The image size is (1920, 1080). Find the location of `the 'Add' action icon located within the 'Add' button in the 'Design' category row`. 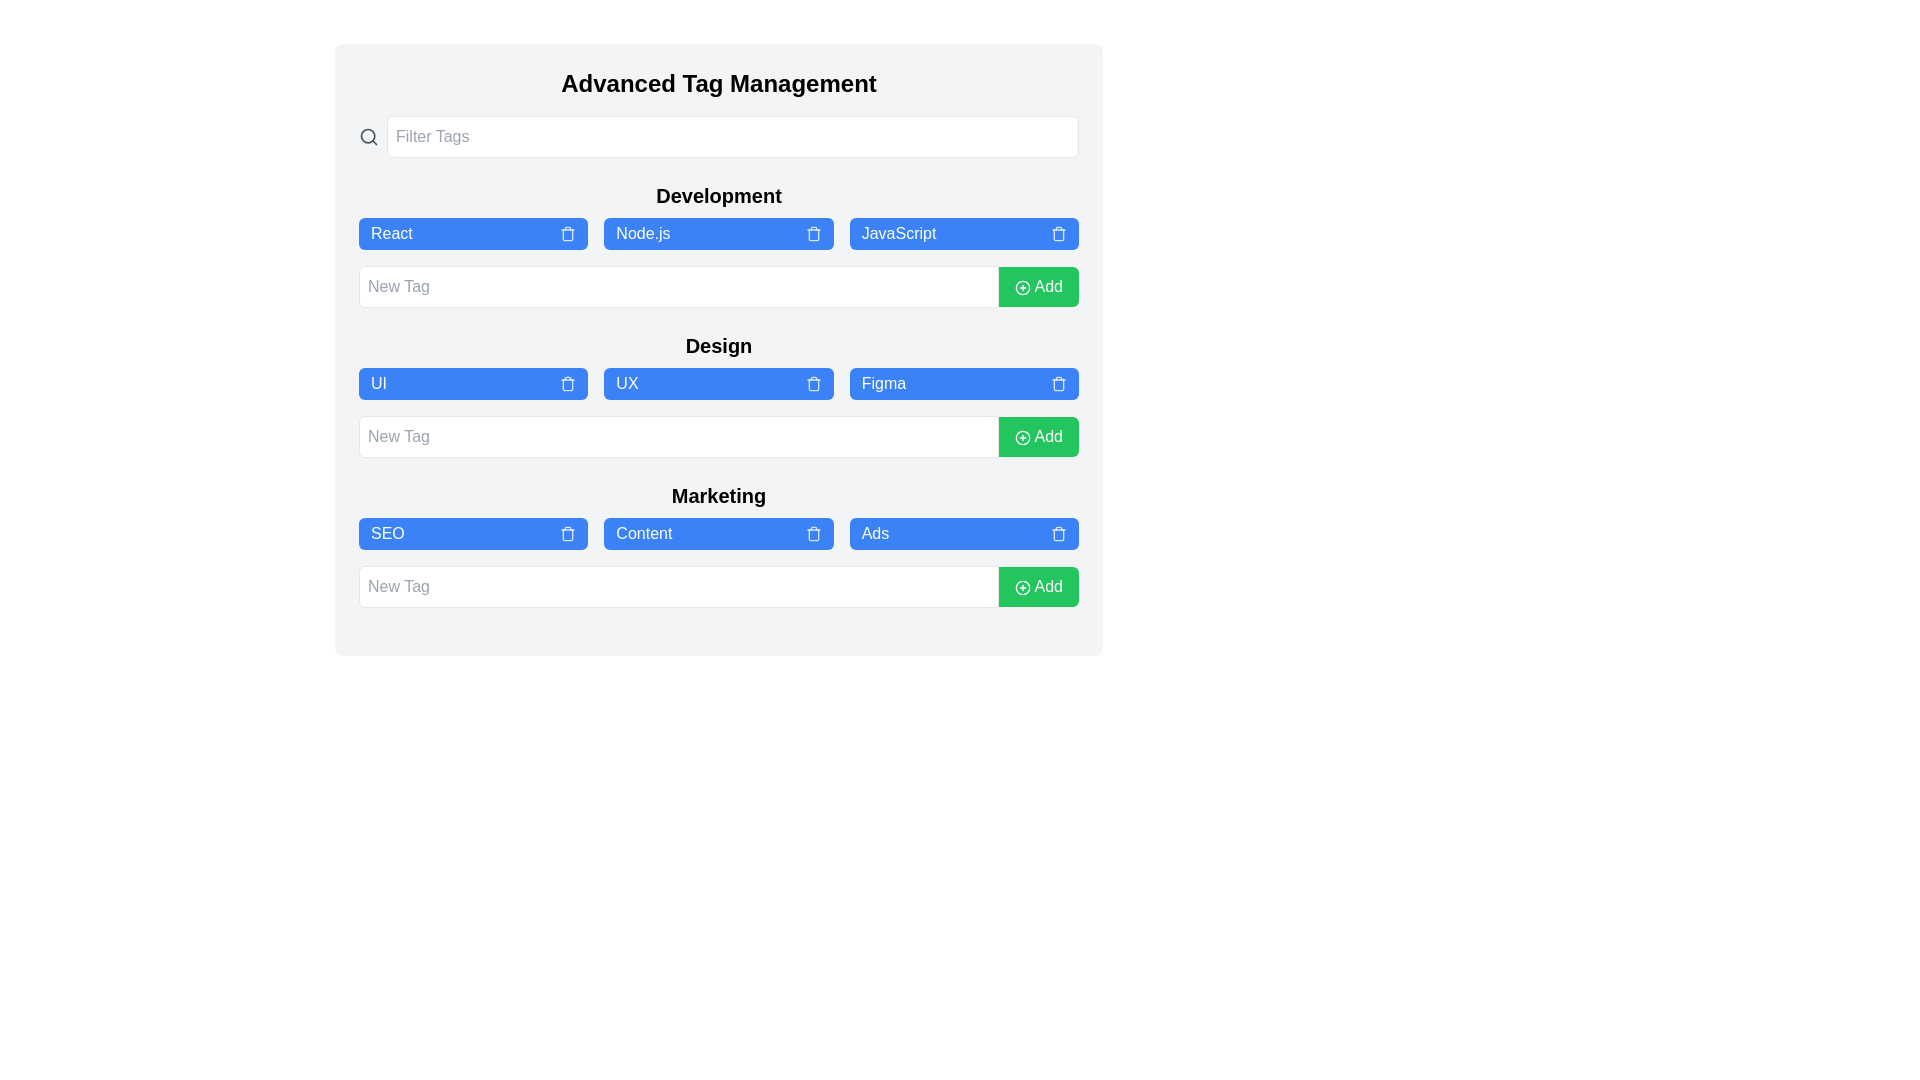

the 'Add' action icon located within the 'Add' button in the 'Design' category row is located at coordinates (1022, 436).